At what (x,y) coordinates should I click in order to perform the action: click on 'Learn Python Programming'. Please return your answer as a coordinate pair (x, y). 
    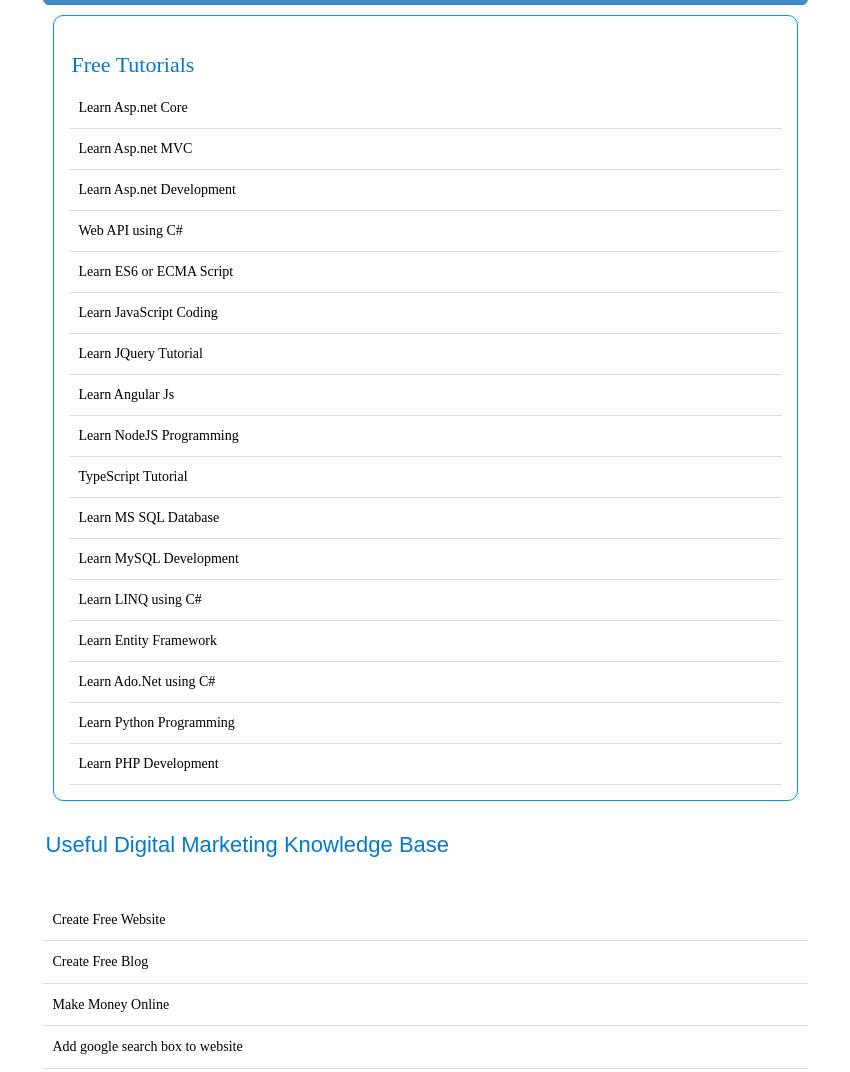
    Looking at the image, I should click on (155, 721).